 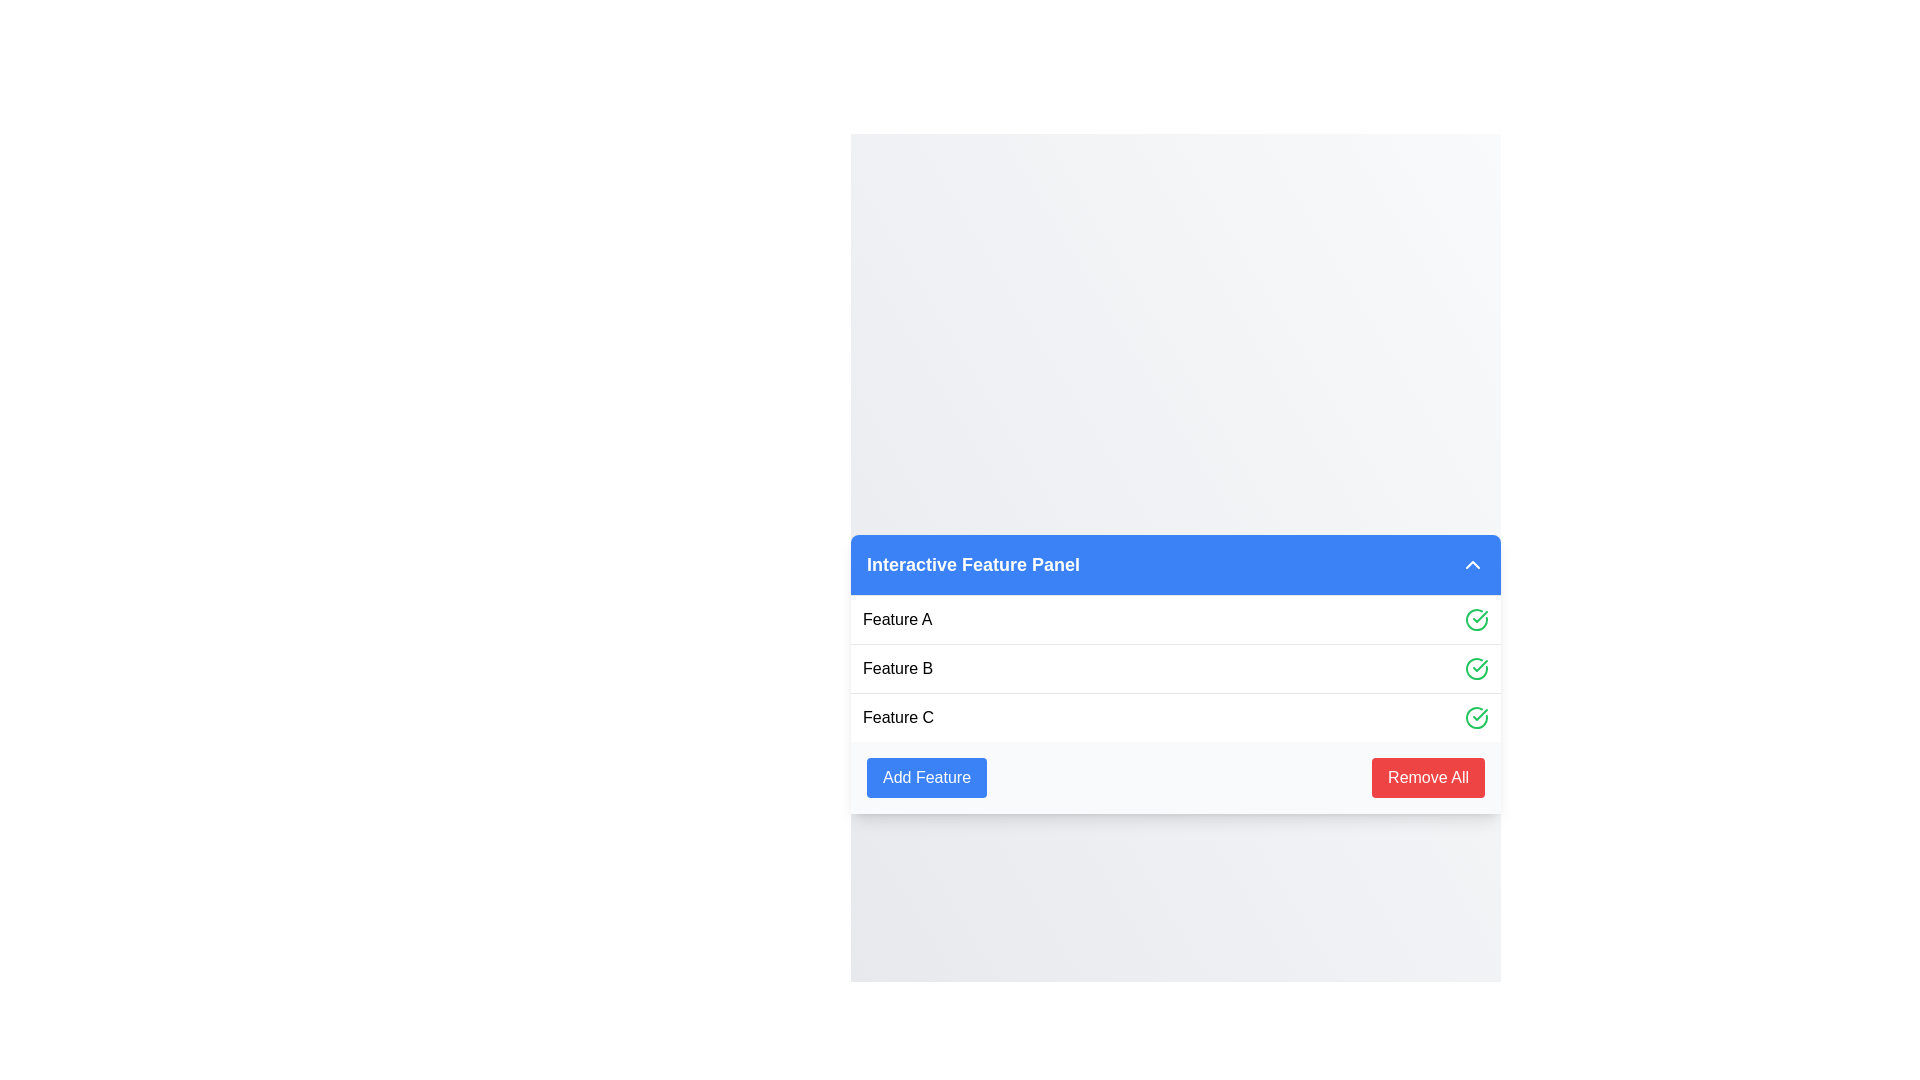 I want to click on the status indicated by the green checkmark icon located in the 'Feature B' row of the 'Interactive Feature Panel', so click(x=1480, y=713).